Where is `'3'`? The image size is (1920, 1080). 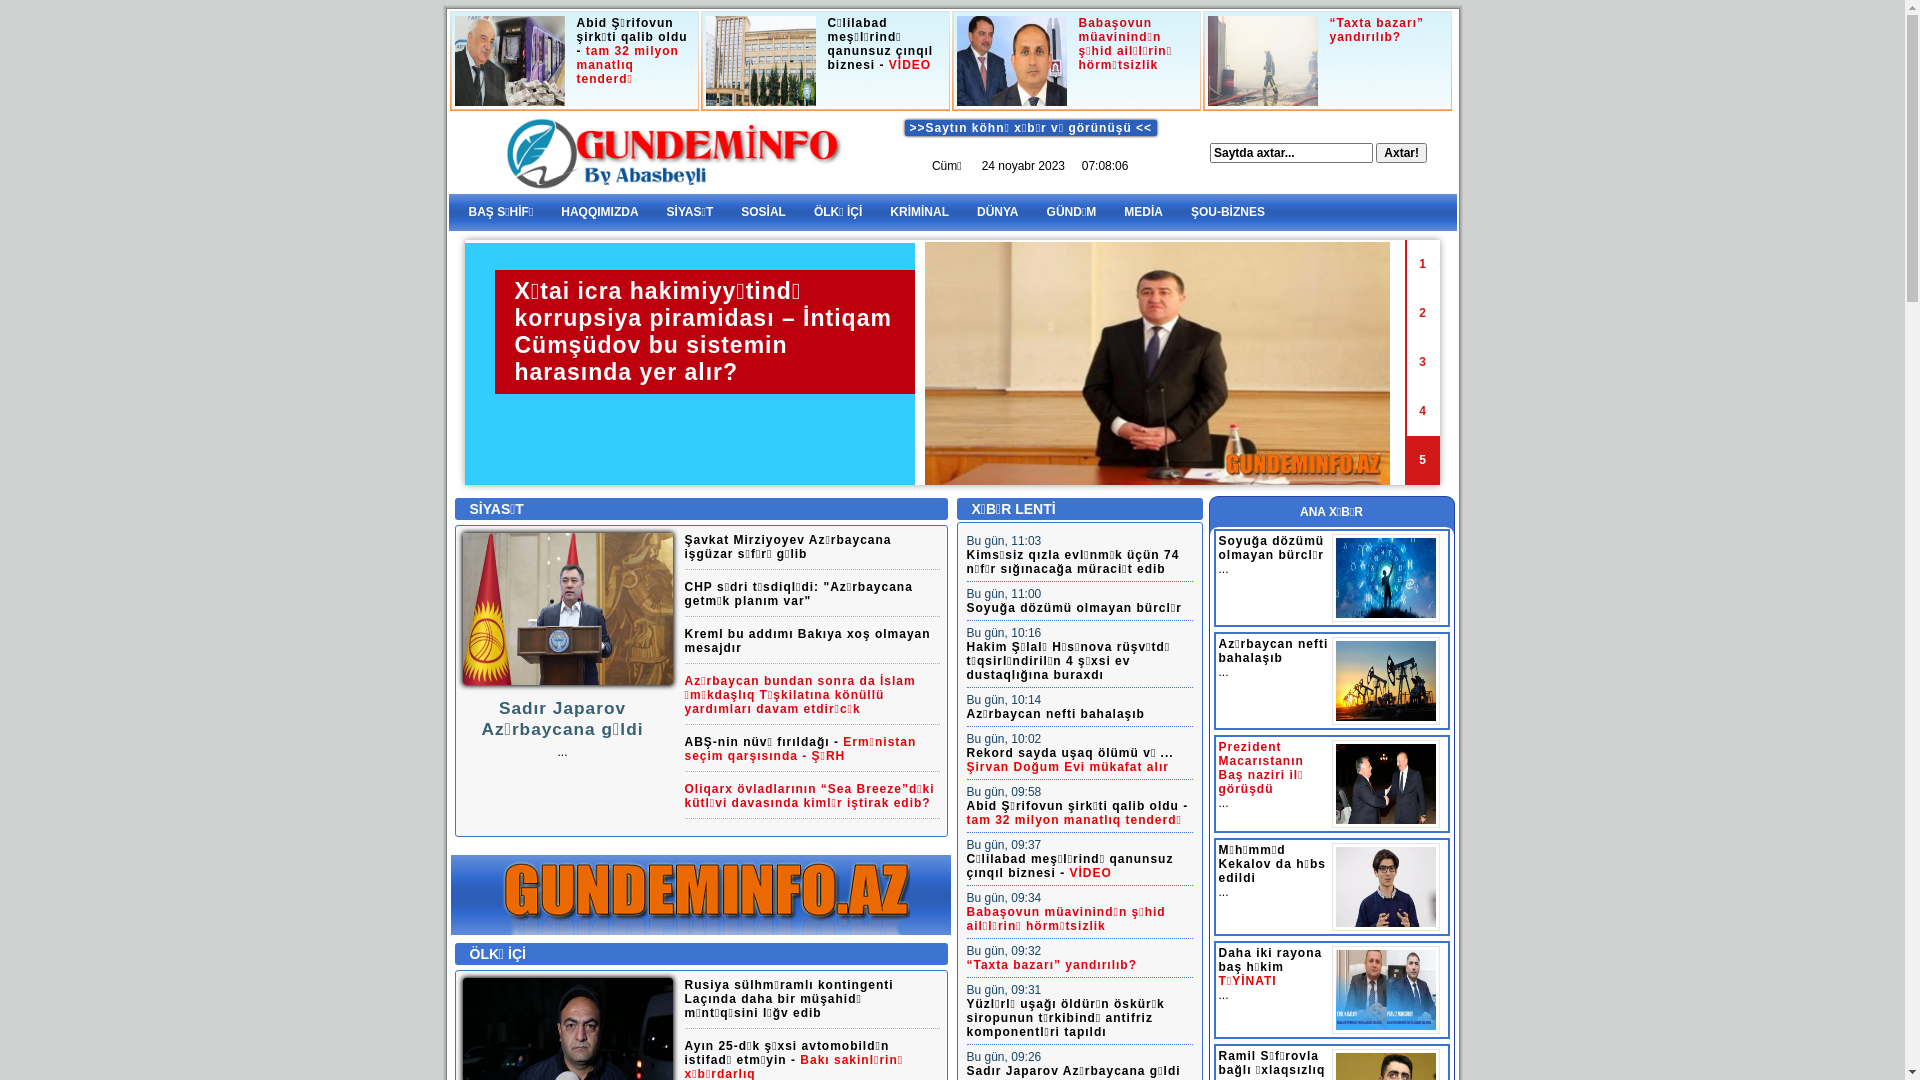
'3' is located at coordinates (1421, 362).